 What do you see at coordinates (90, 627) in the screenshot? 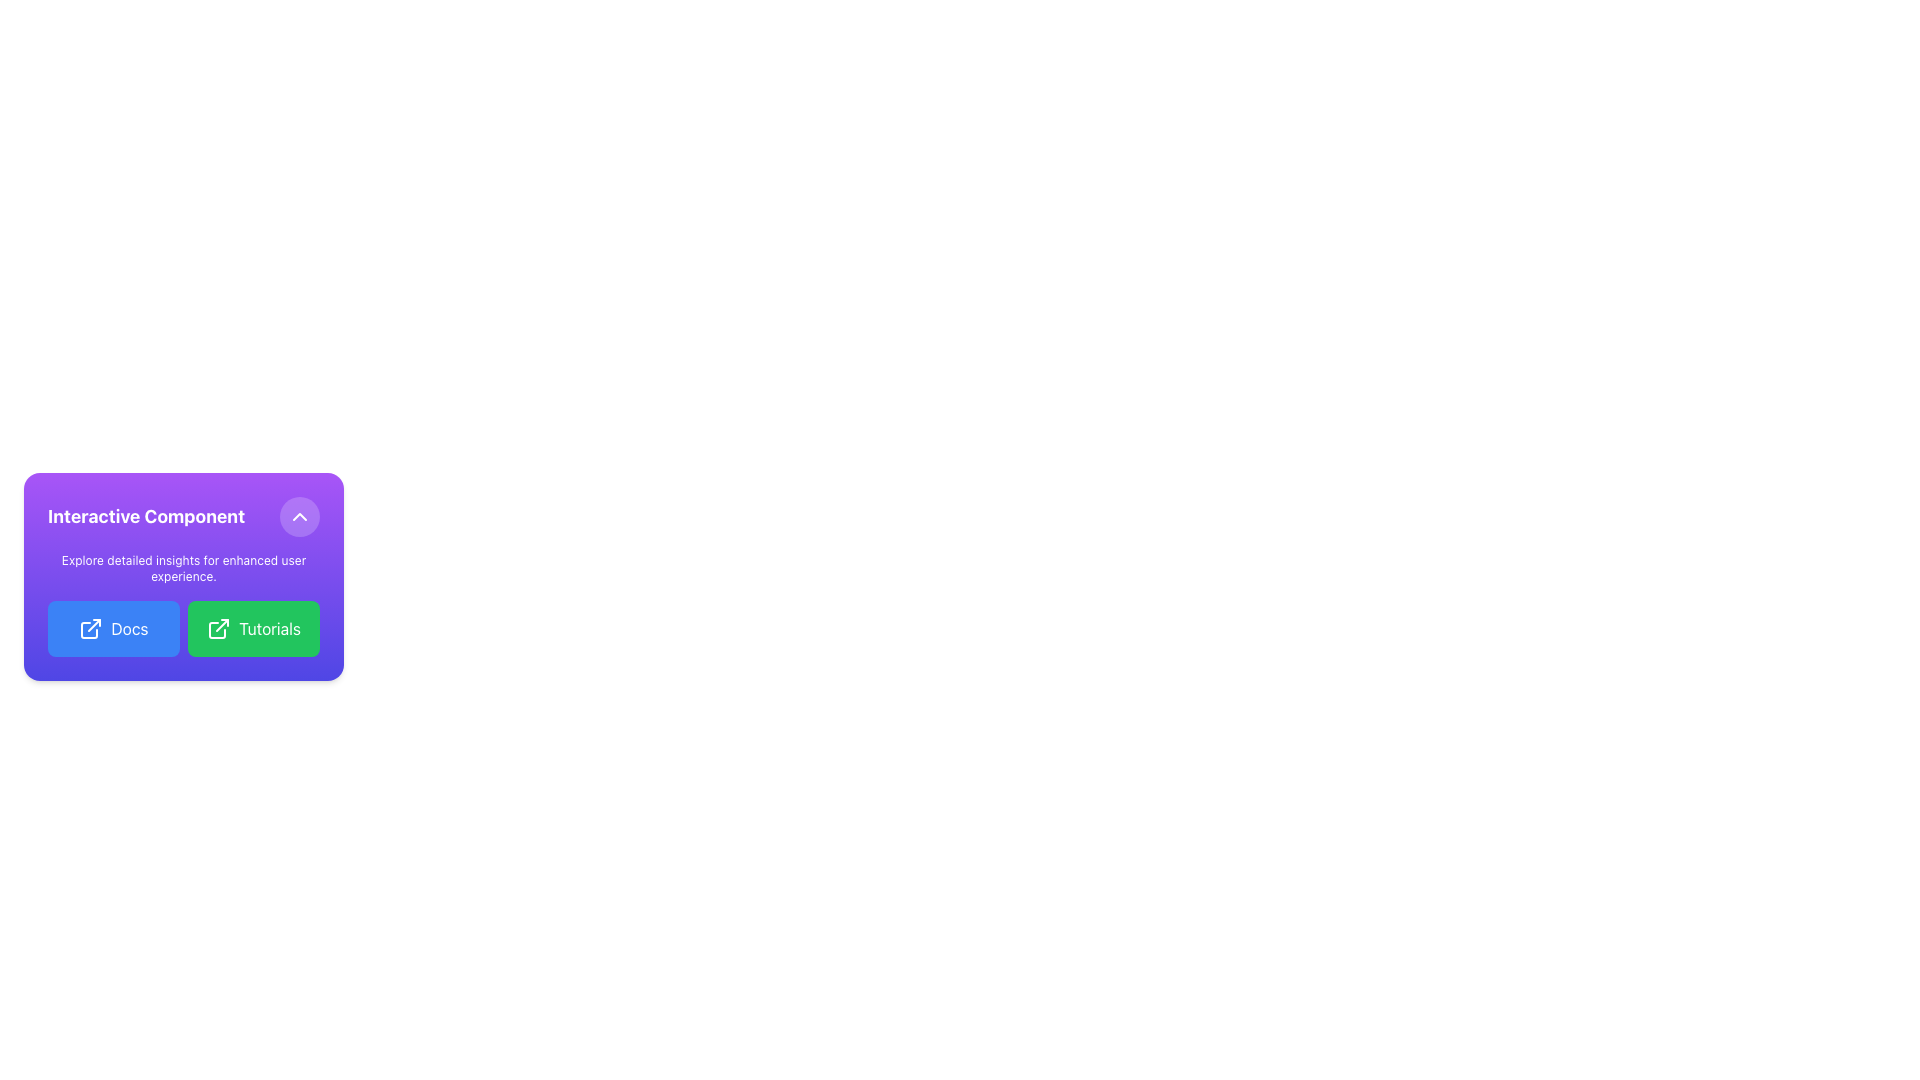
I see `the external link icon located inside the blue 'Docs' button at the lower-left corner of the 'Interactive Component' section` at bounding box center [90, 627].